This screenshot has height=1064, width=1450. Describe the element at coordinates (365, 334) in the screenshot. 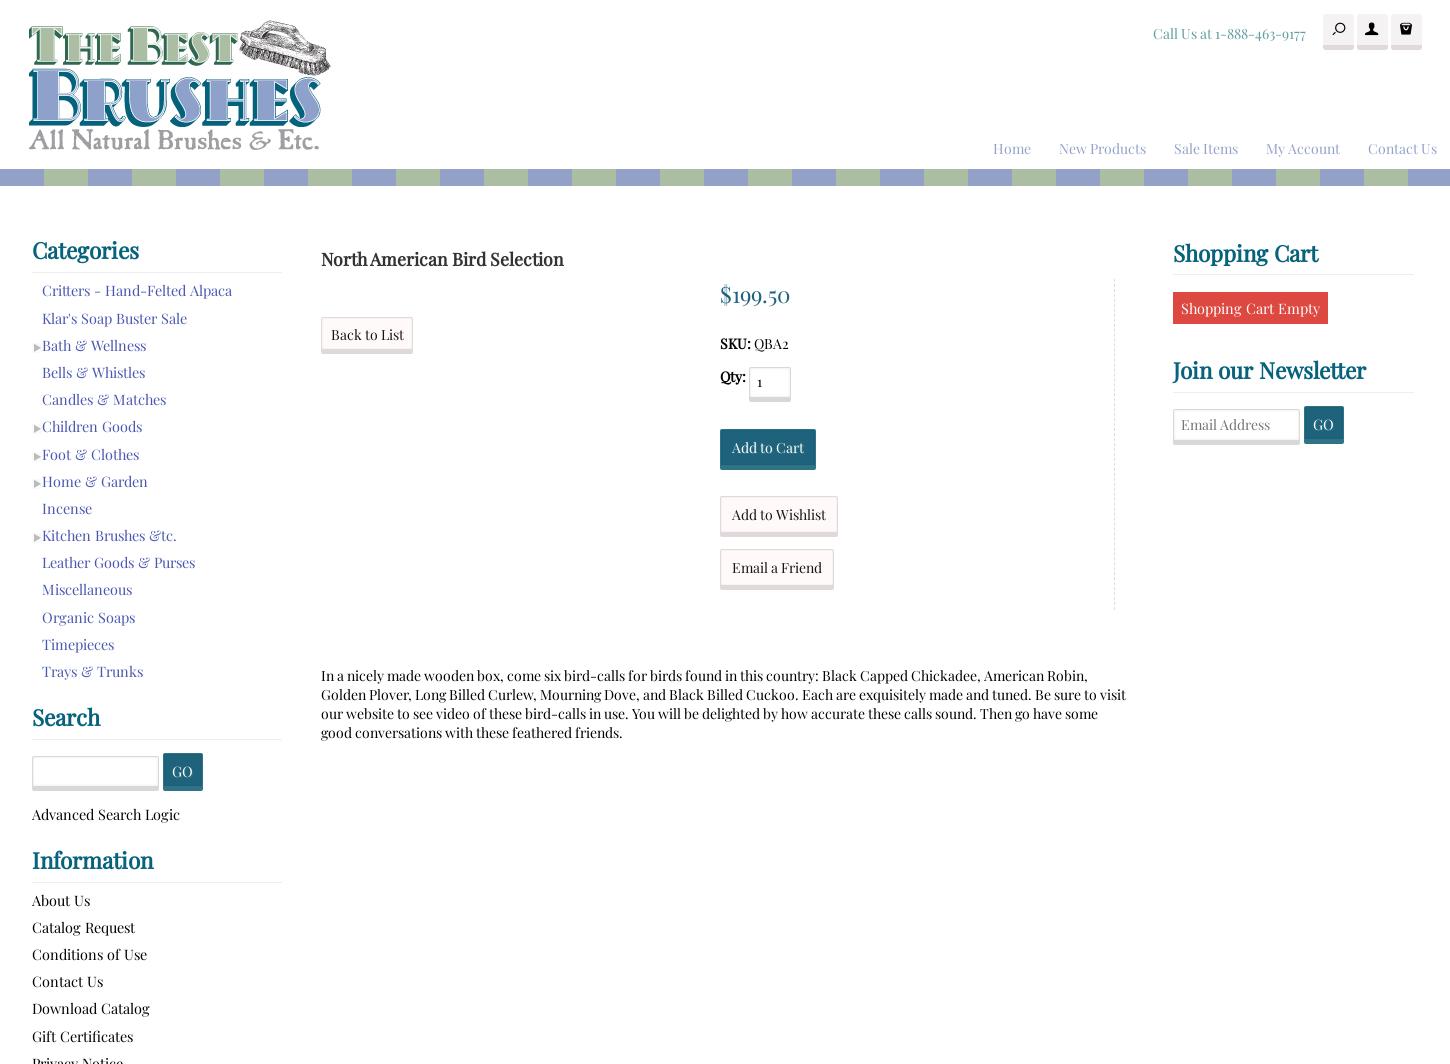

I see `'Back to List'` at that location.